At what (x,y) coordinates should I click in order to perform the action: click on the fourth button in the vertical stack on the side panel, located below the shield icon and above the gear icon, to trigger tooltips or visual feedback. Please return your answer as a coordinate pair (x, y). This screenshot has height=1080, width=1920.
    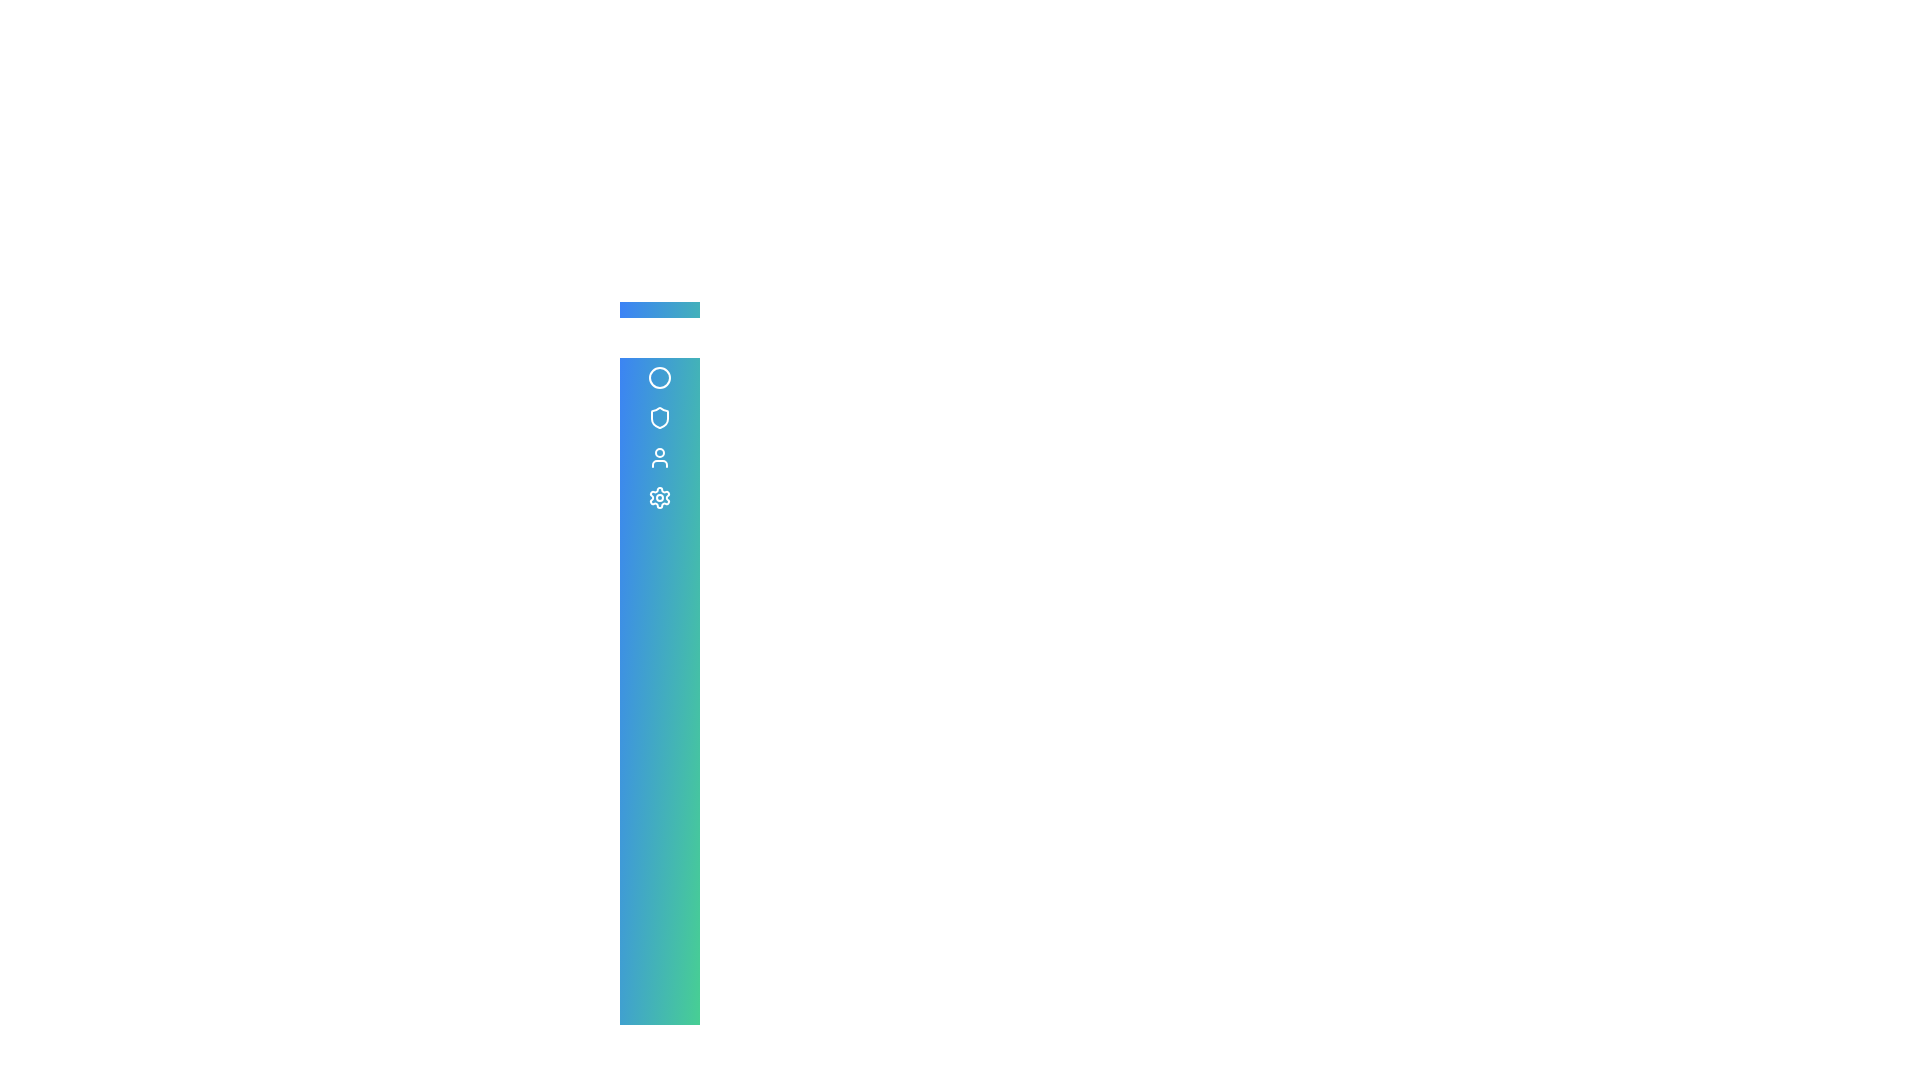
    Looking at the image, I should click on (660, 458).